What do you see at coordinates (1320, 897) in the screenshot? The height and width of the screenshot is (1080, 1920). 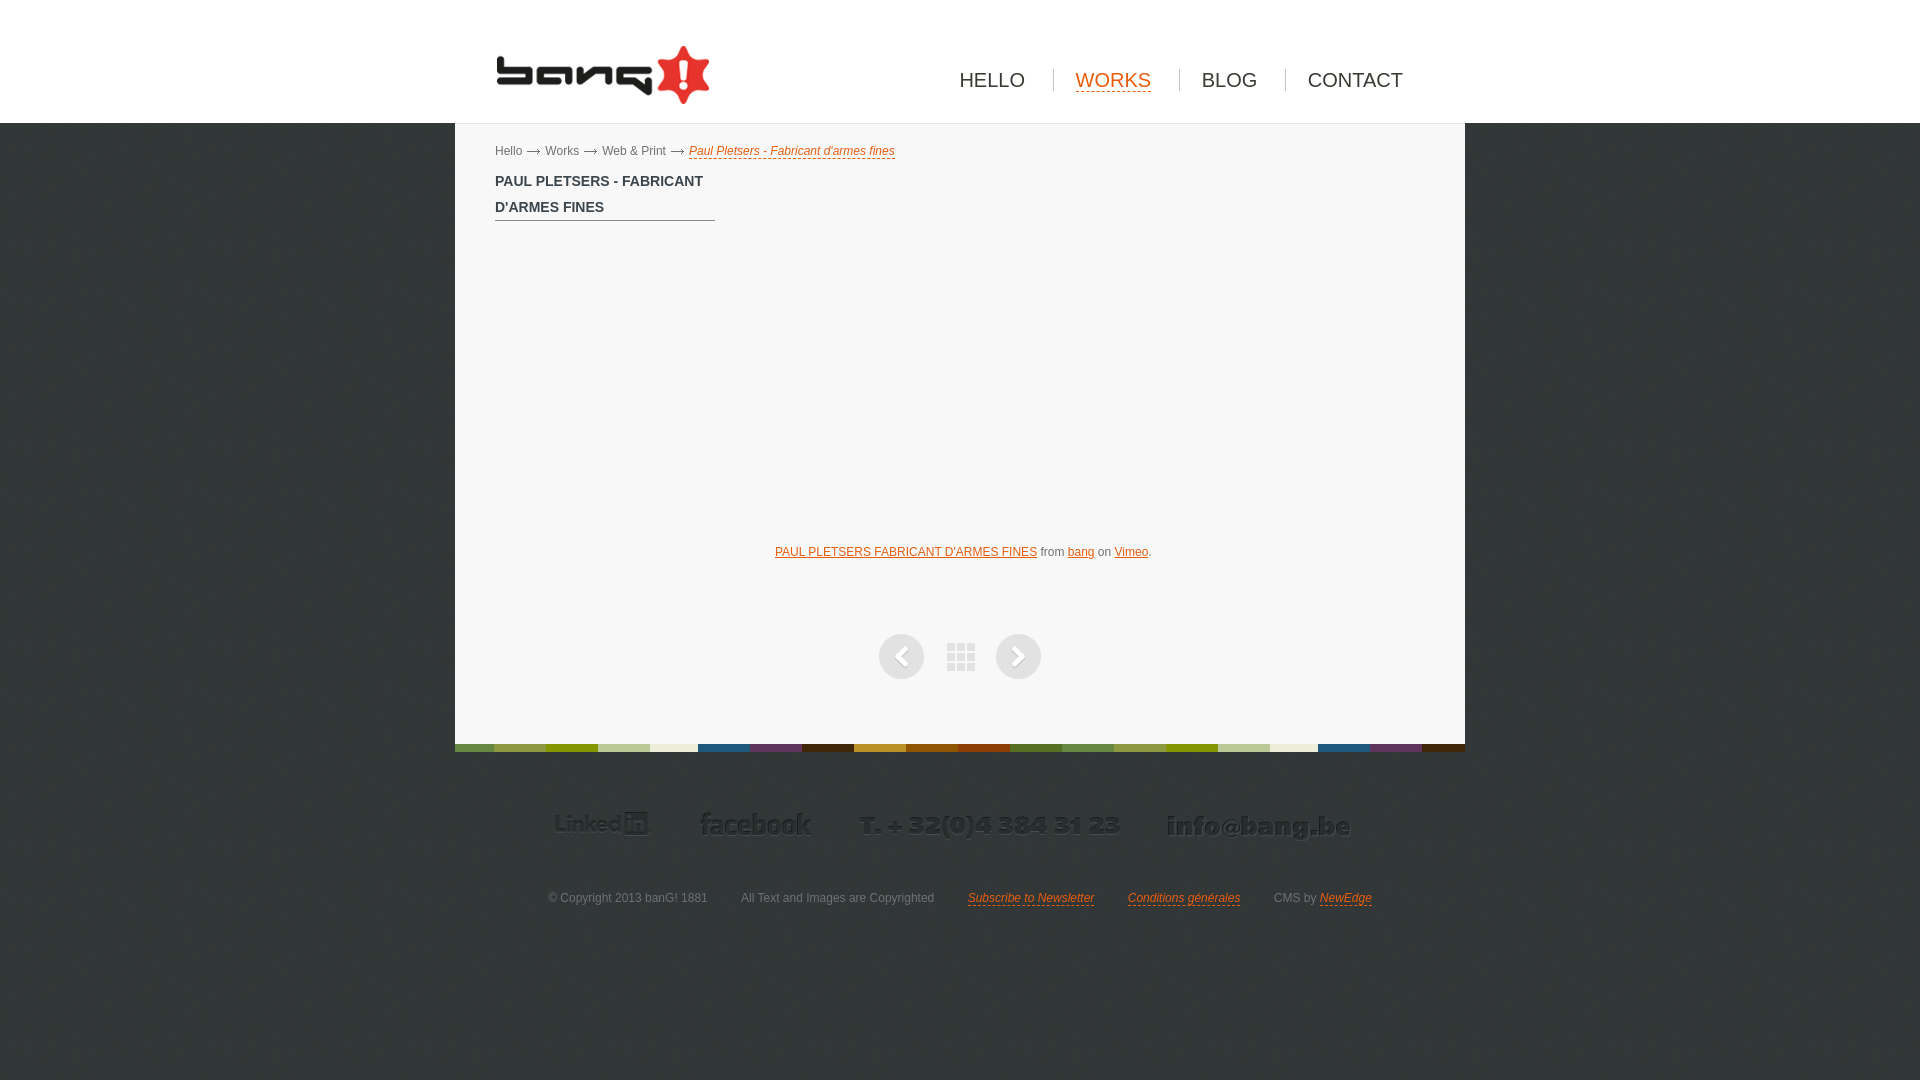 I see `'NewEdge'` at bounding box center [1320, 897].